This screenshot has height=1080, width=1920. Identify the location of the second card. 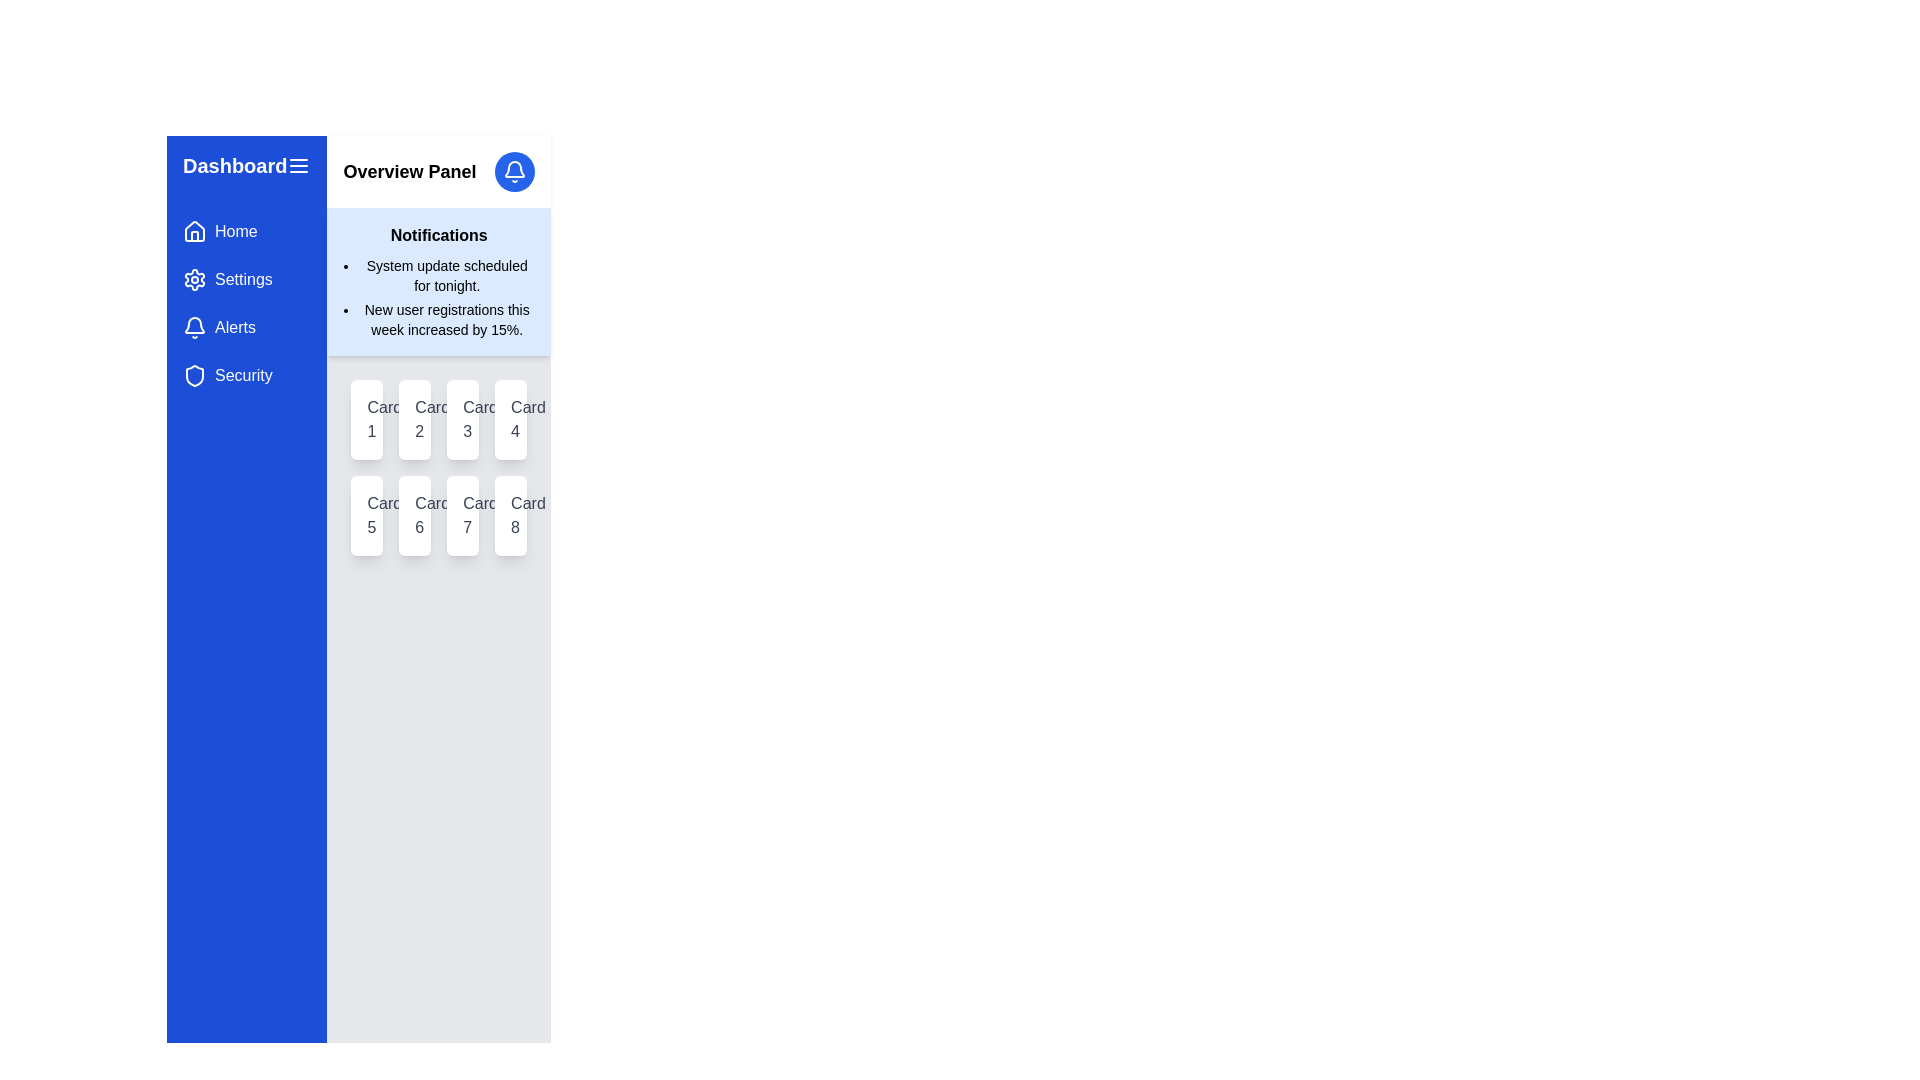
(413, 419).